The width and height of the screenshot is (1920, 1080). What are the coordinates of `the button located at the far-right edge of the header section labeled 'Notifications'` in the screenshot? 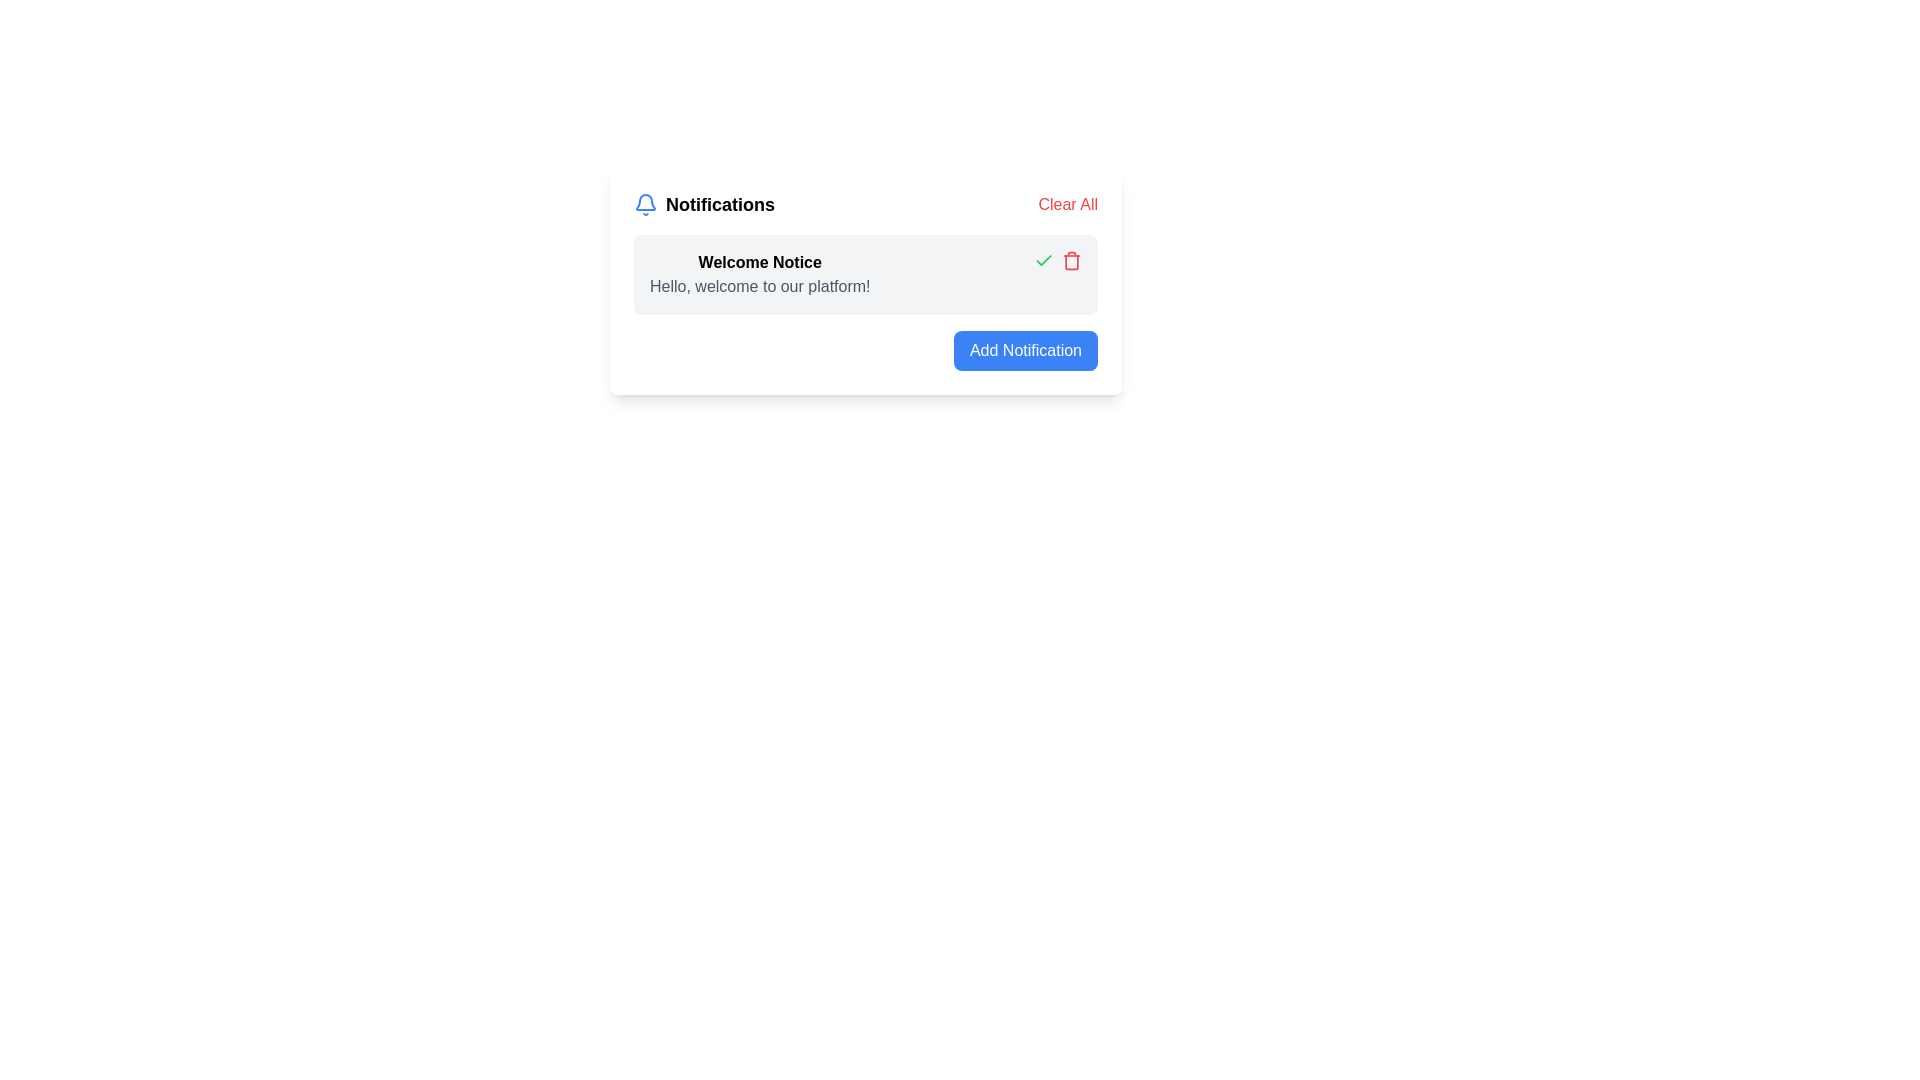 It's located at (1067, 204).